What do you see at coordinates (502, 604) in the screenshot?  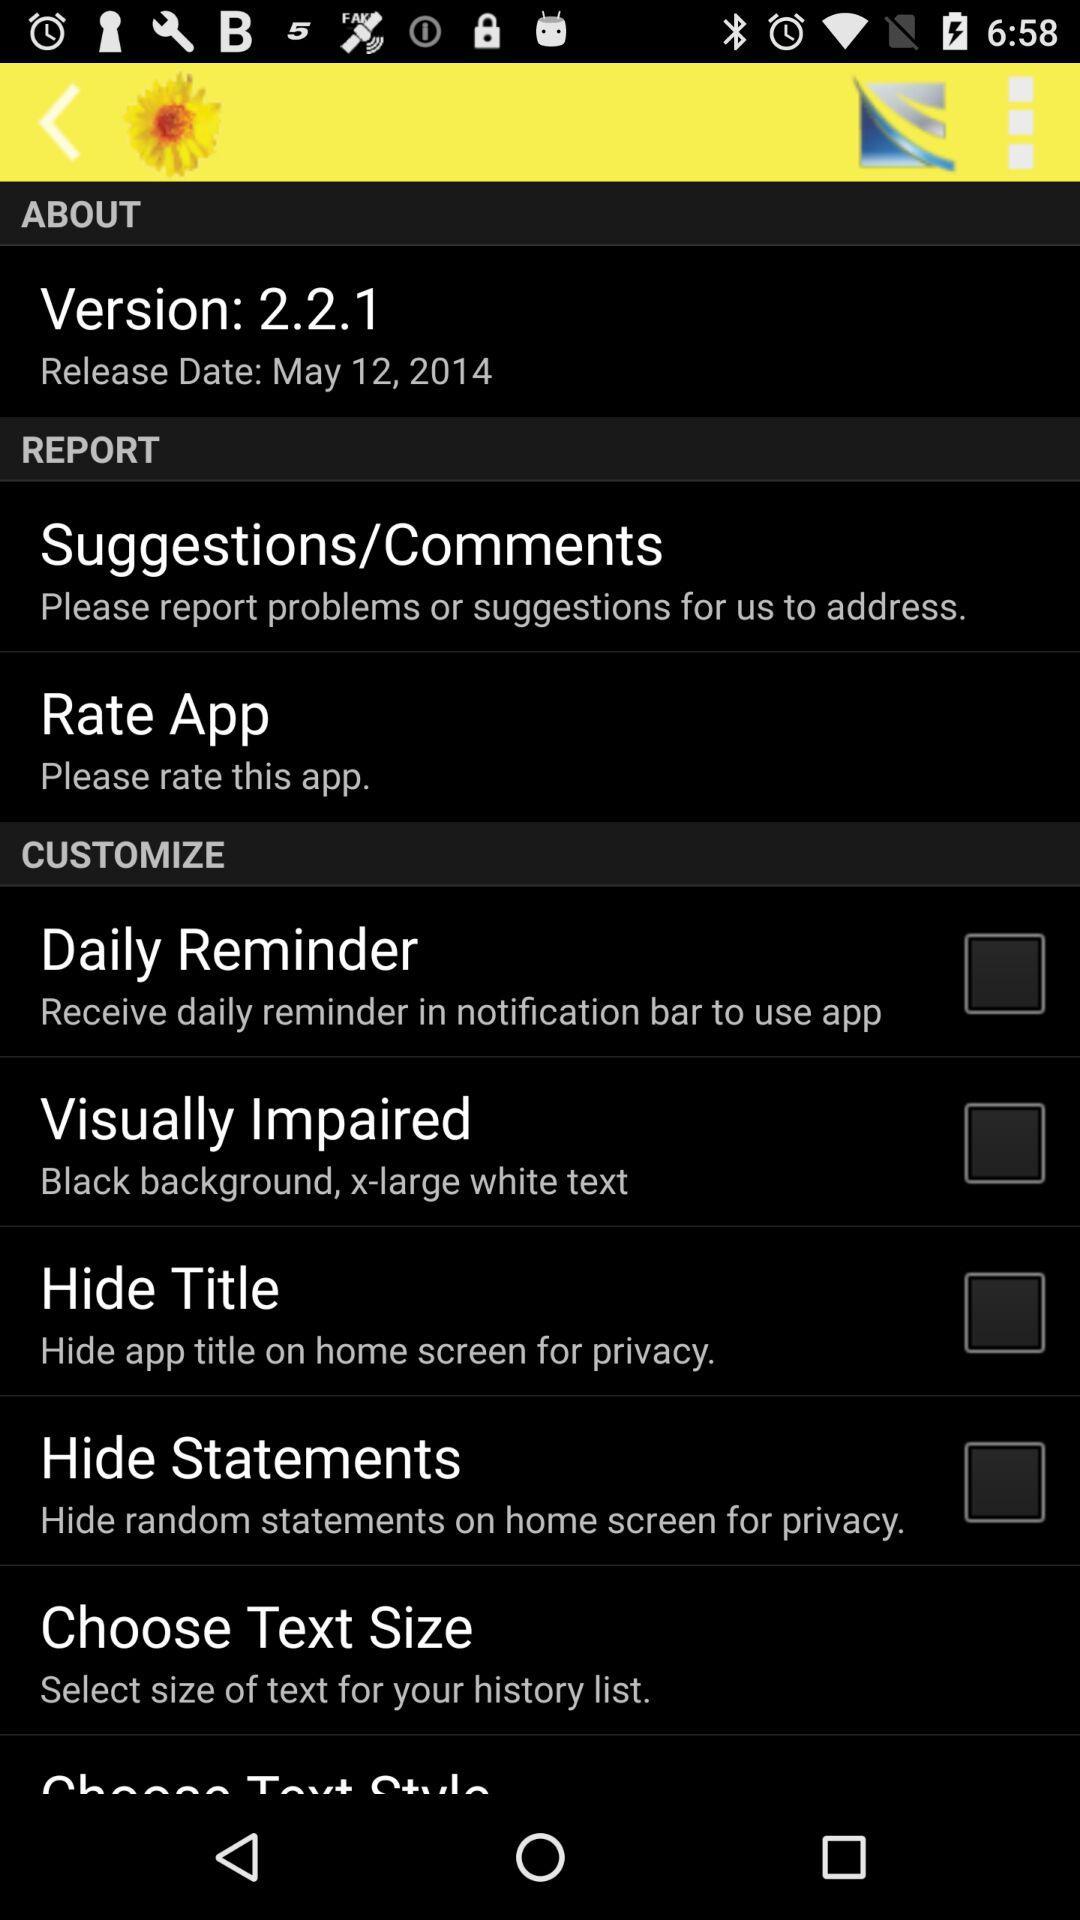 I see `the icon above rate app` at bounding box center [502, 604].